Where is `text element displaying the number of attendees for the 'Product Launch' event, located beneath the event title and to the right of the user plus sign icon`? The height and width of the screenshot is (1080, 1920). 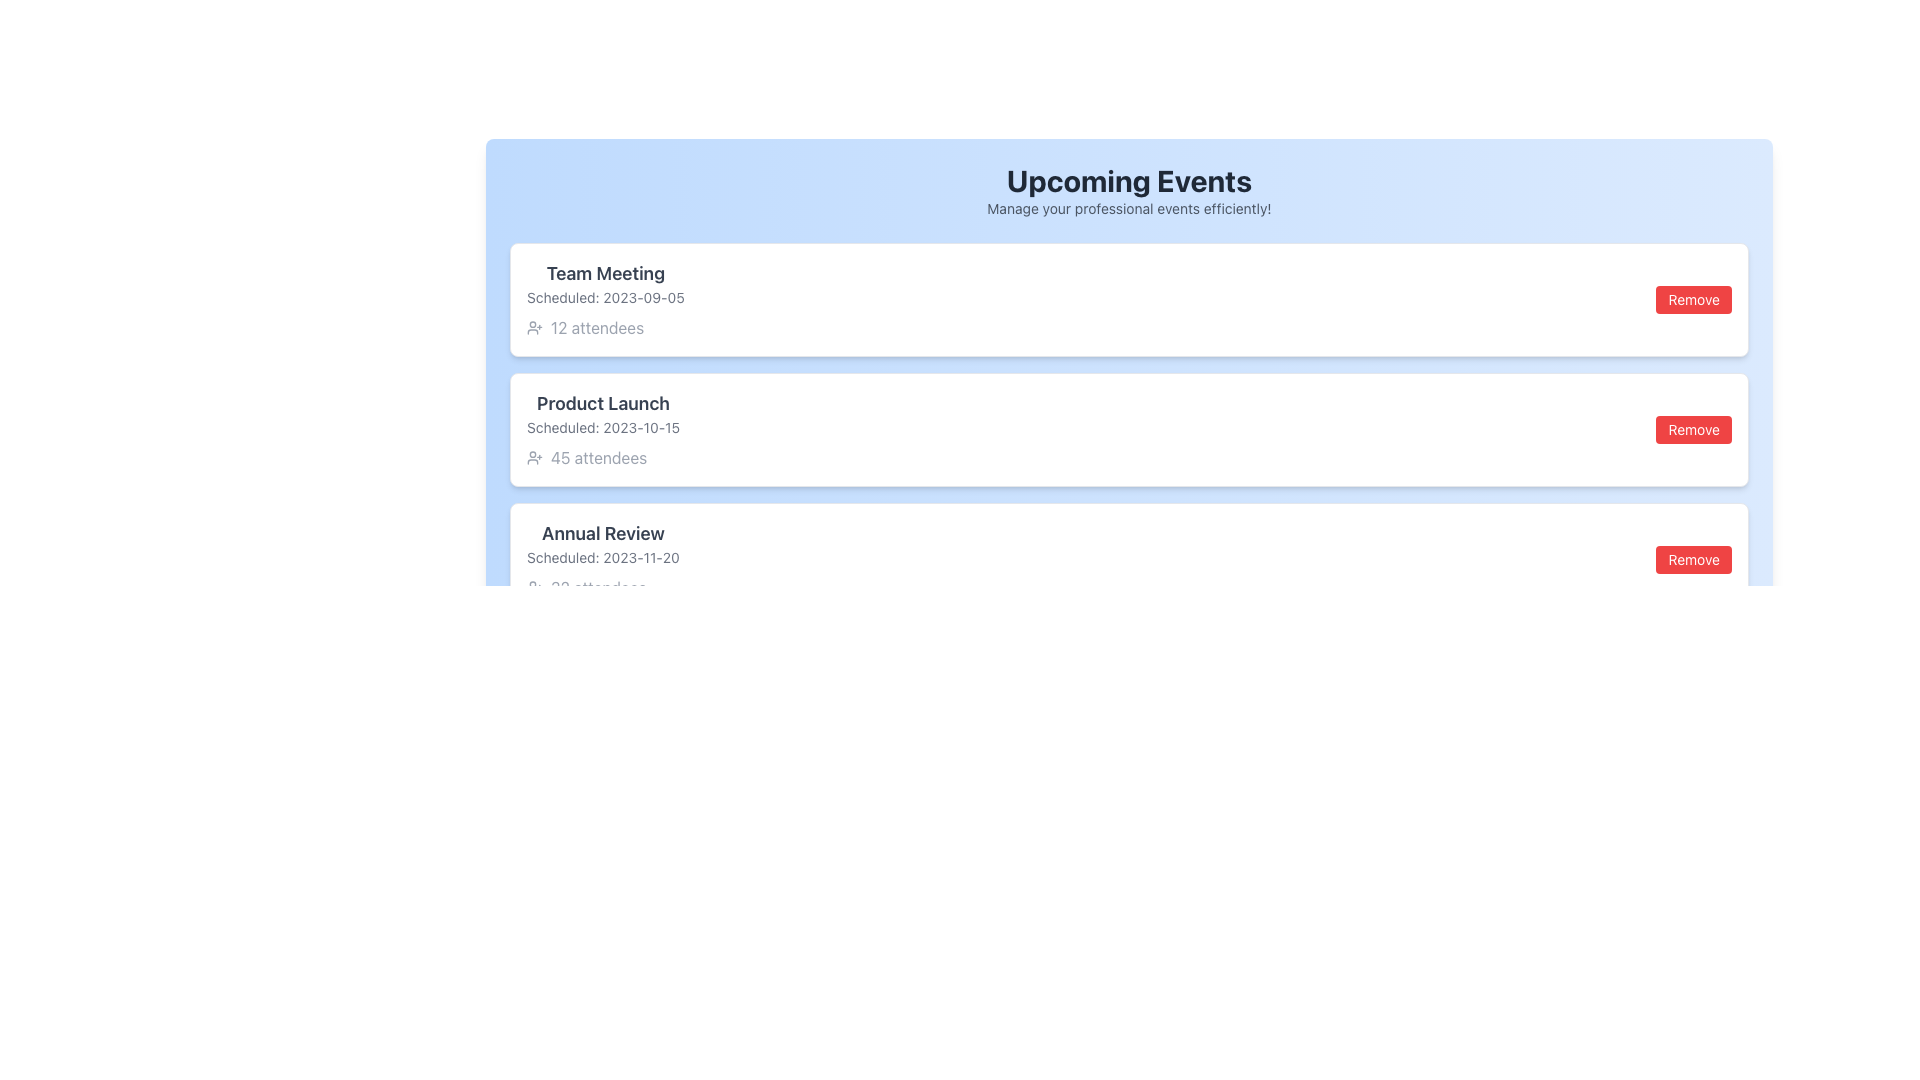 text element displaying the number of attendees for the 'Product Launch' event, located beneath the event title and to the right of the user plus sign icon is located at coordinates (598, 458).